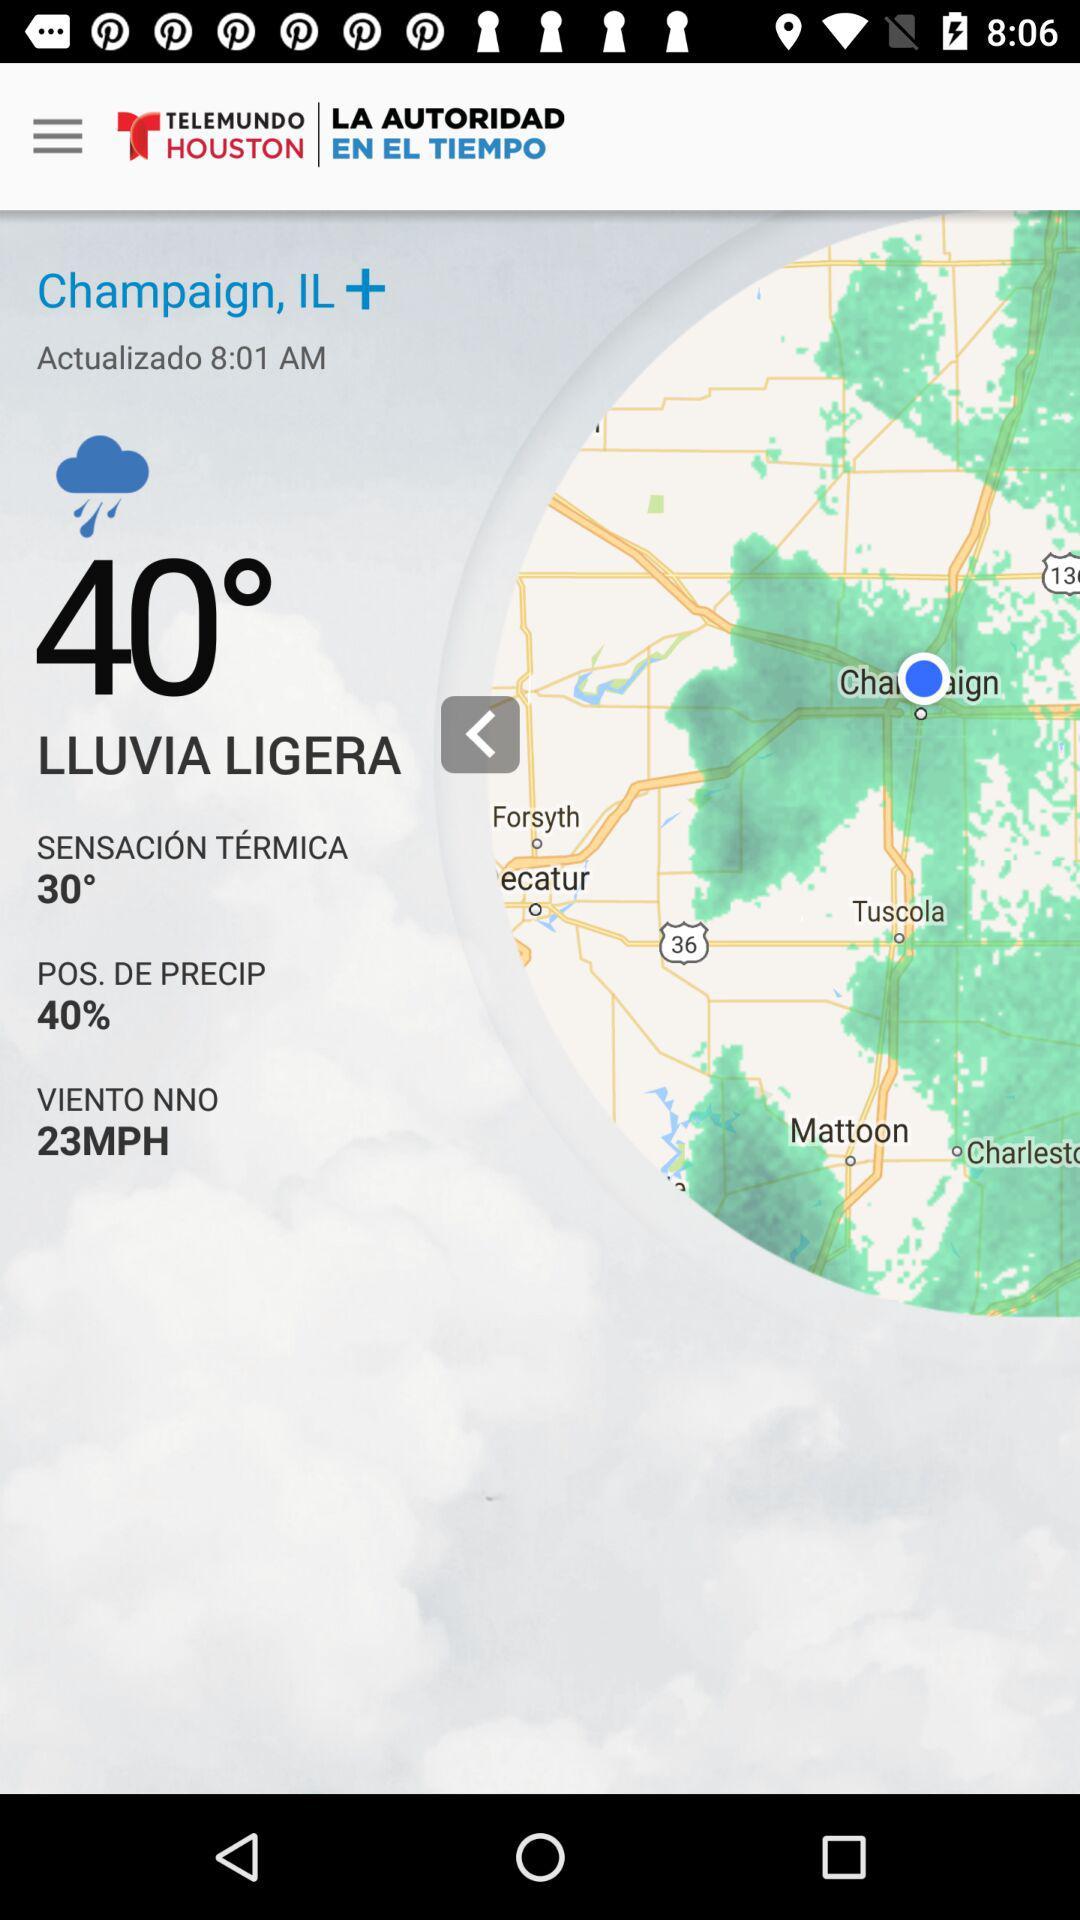 The image size is (1080, 1920). What do you see at coordinates (480, 733) in the screenshot?
I see `the left arrow icon right to lluvia ligera` at bounding box center [480, 733].